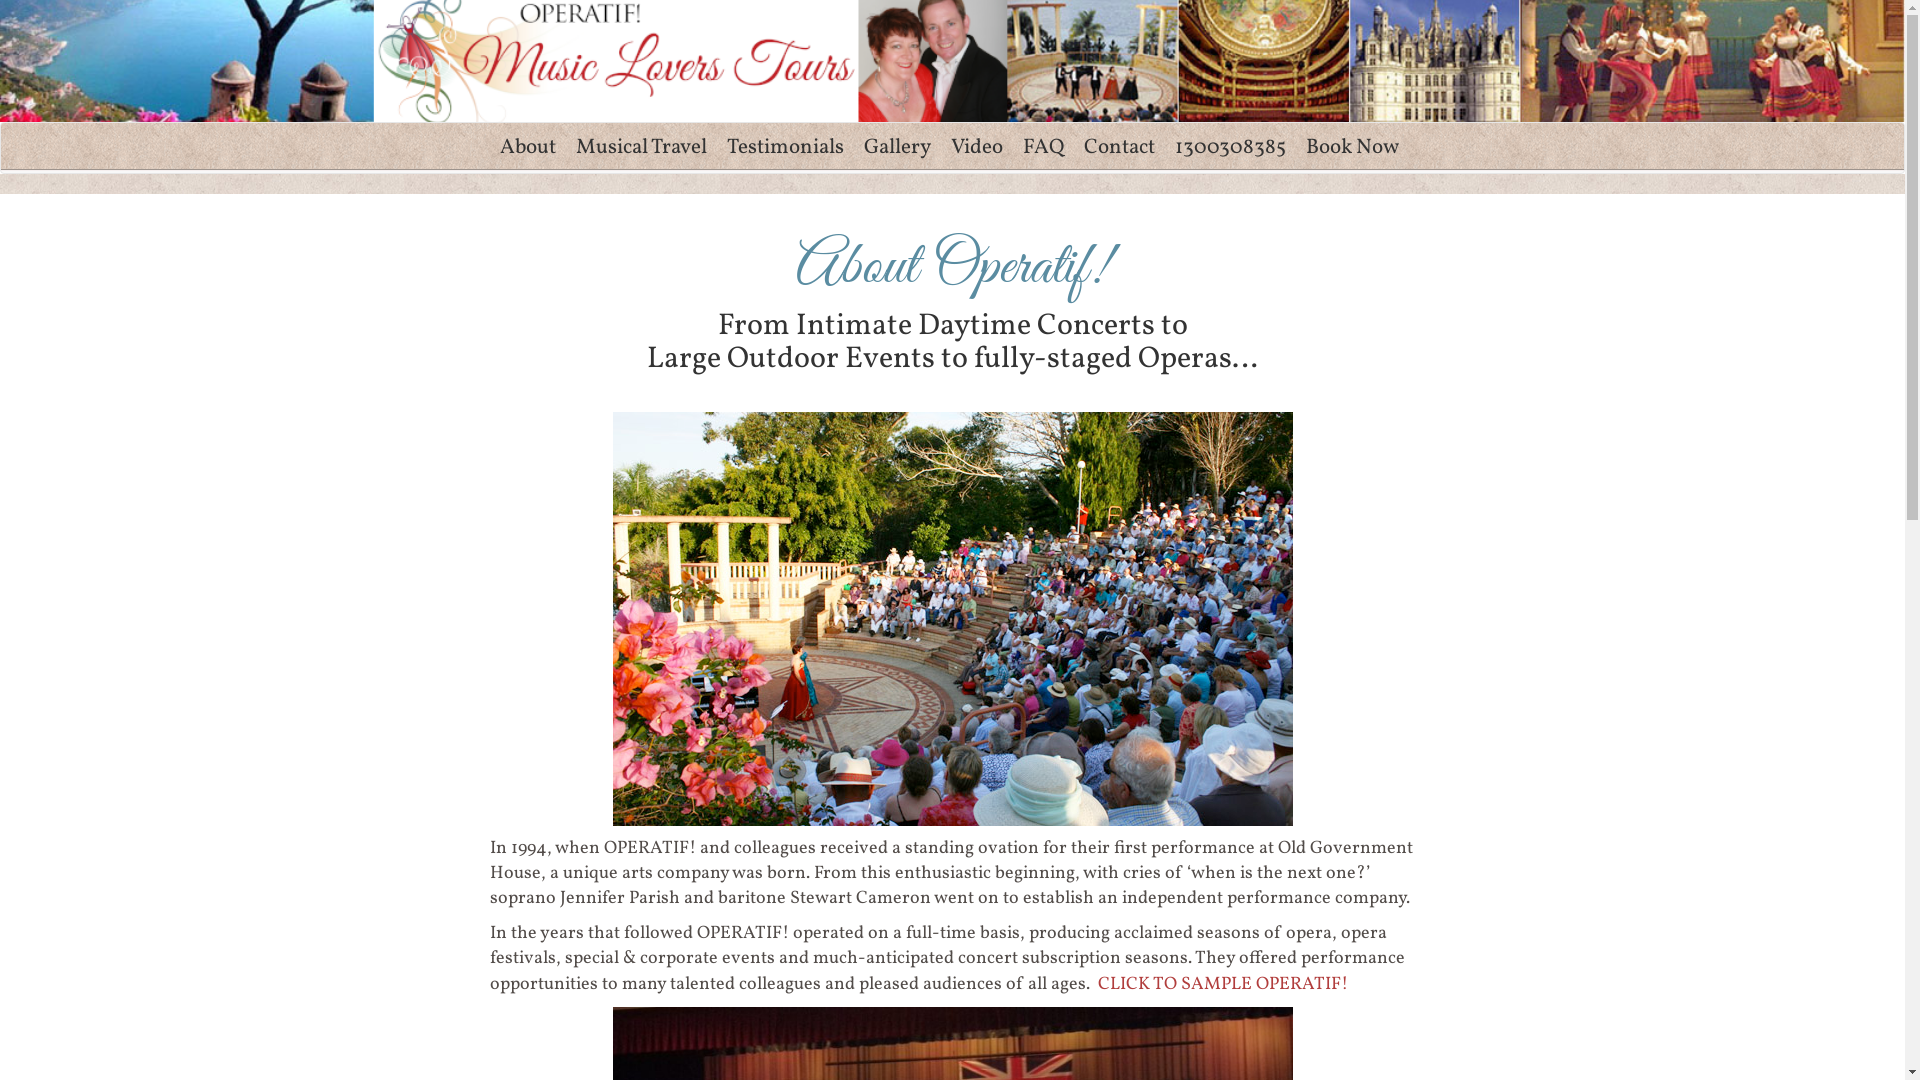 This screenshot has height=1080, width=1920. What do you see at coordinates (1041, 146) in the screenshot?
I see `'FAQ'` at bounding box center [1041, 146].